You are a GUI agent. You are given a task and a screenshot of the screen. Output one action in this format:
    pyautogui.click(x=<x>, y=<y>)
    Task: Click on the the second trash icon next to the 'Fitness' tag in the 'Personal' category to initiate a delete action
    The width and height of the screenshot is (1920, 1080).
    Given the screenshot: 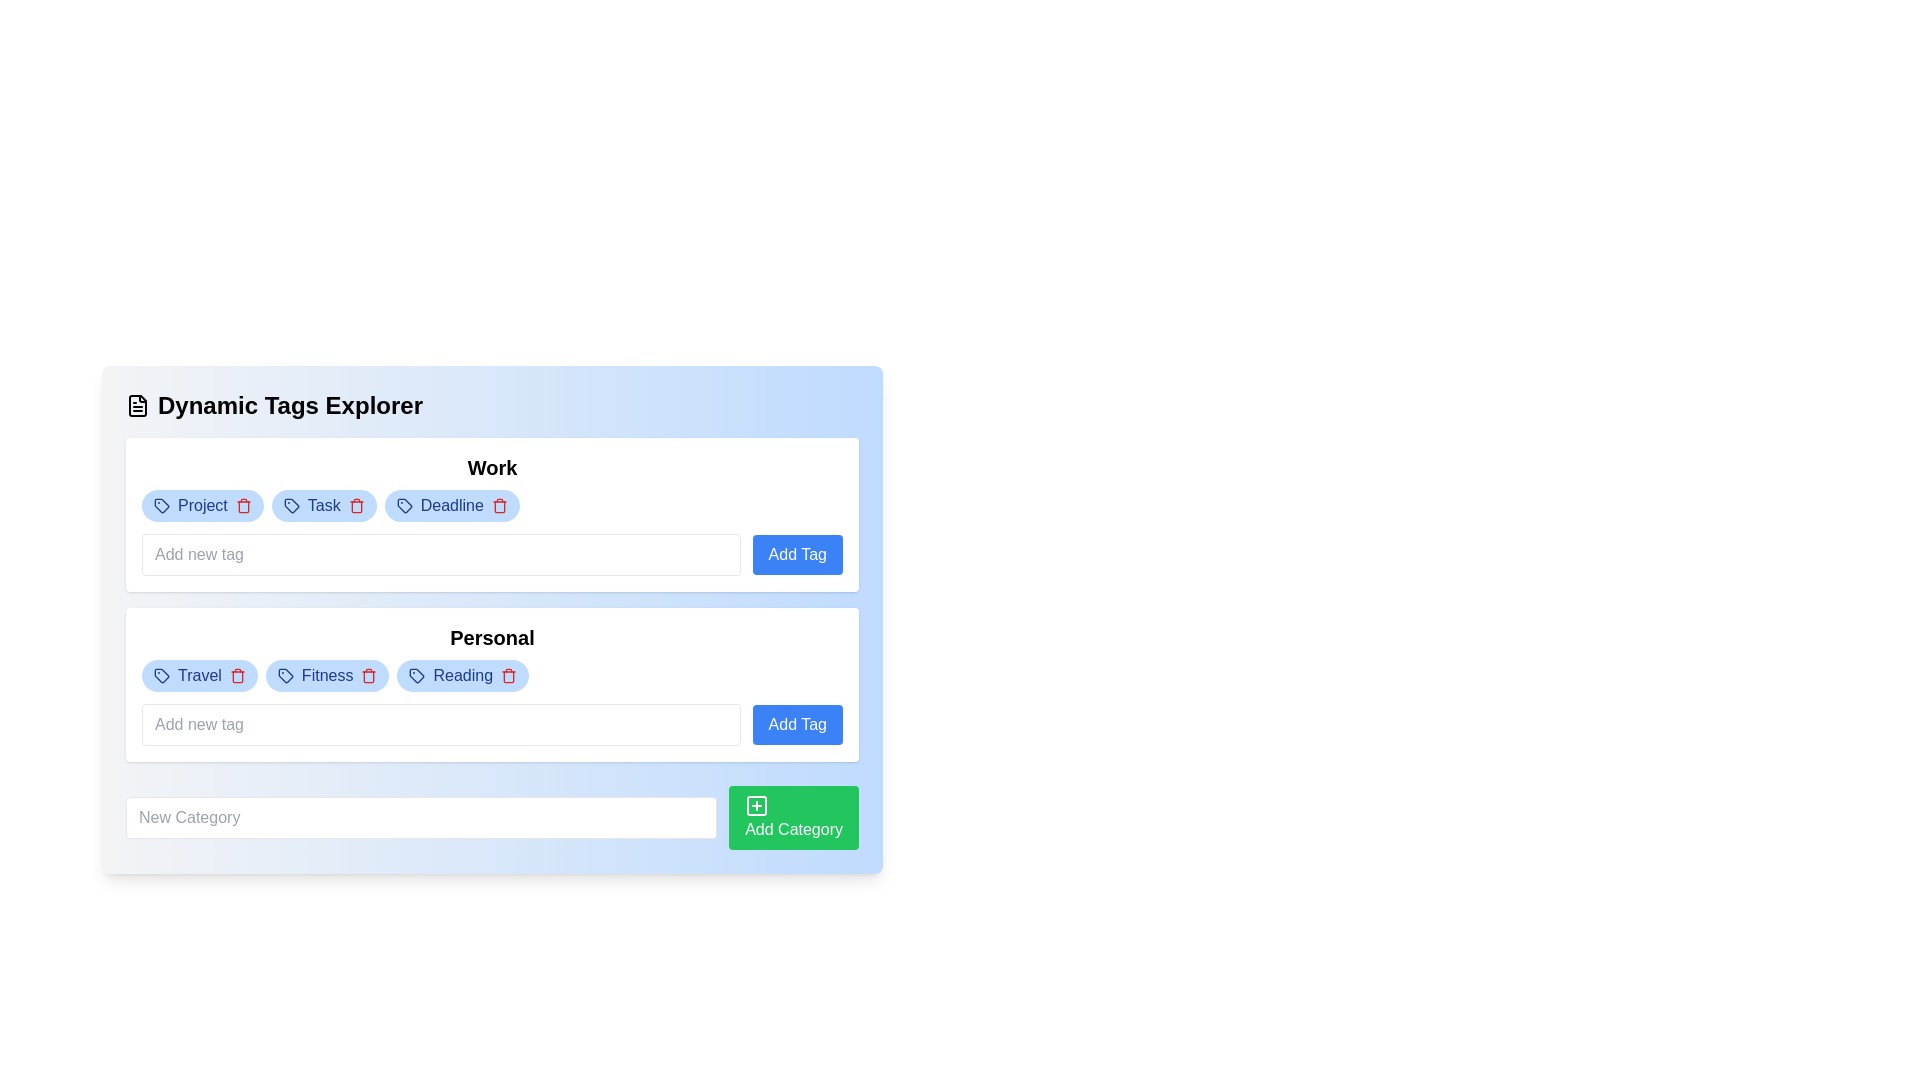 What is the action you would take?
    pyautogui.click(x=369, y=675)
    